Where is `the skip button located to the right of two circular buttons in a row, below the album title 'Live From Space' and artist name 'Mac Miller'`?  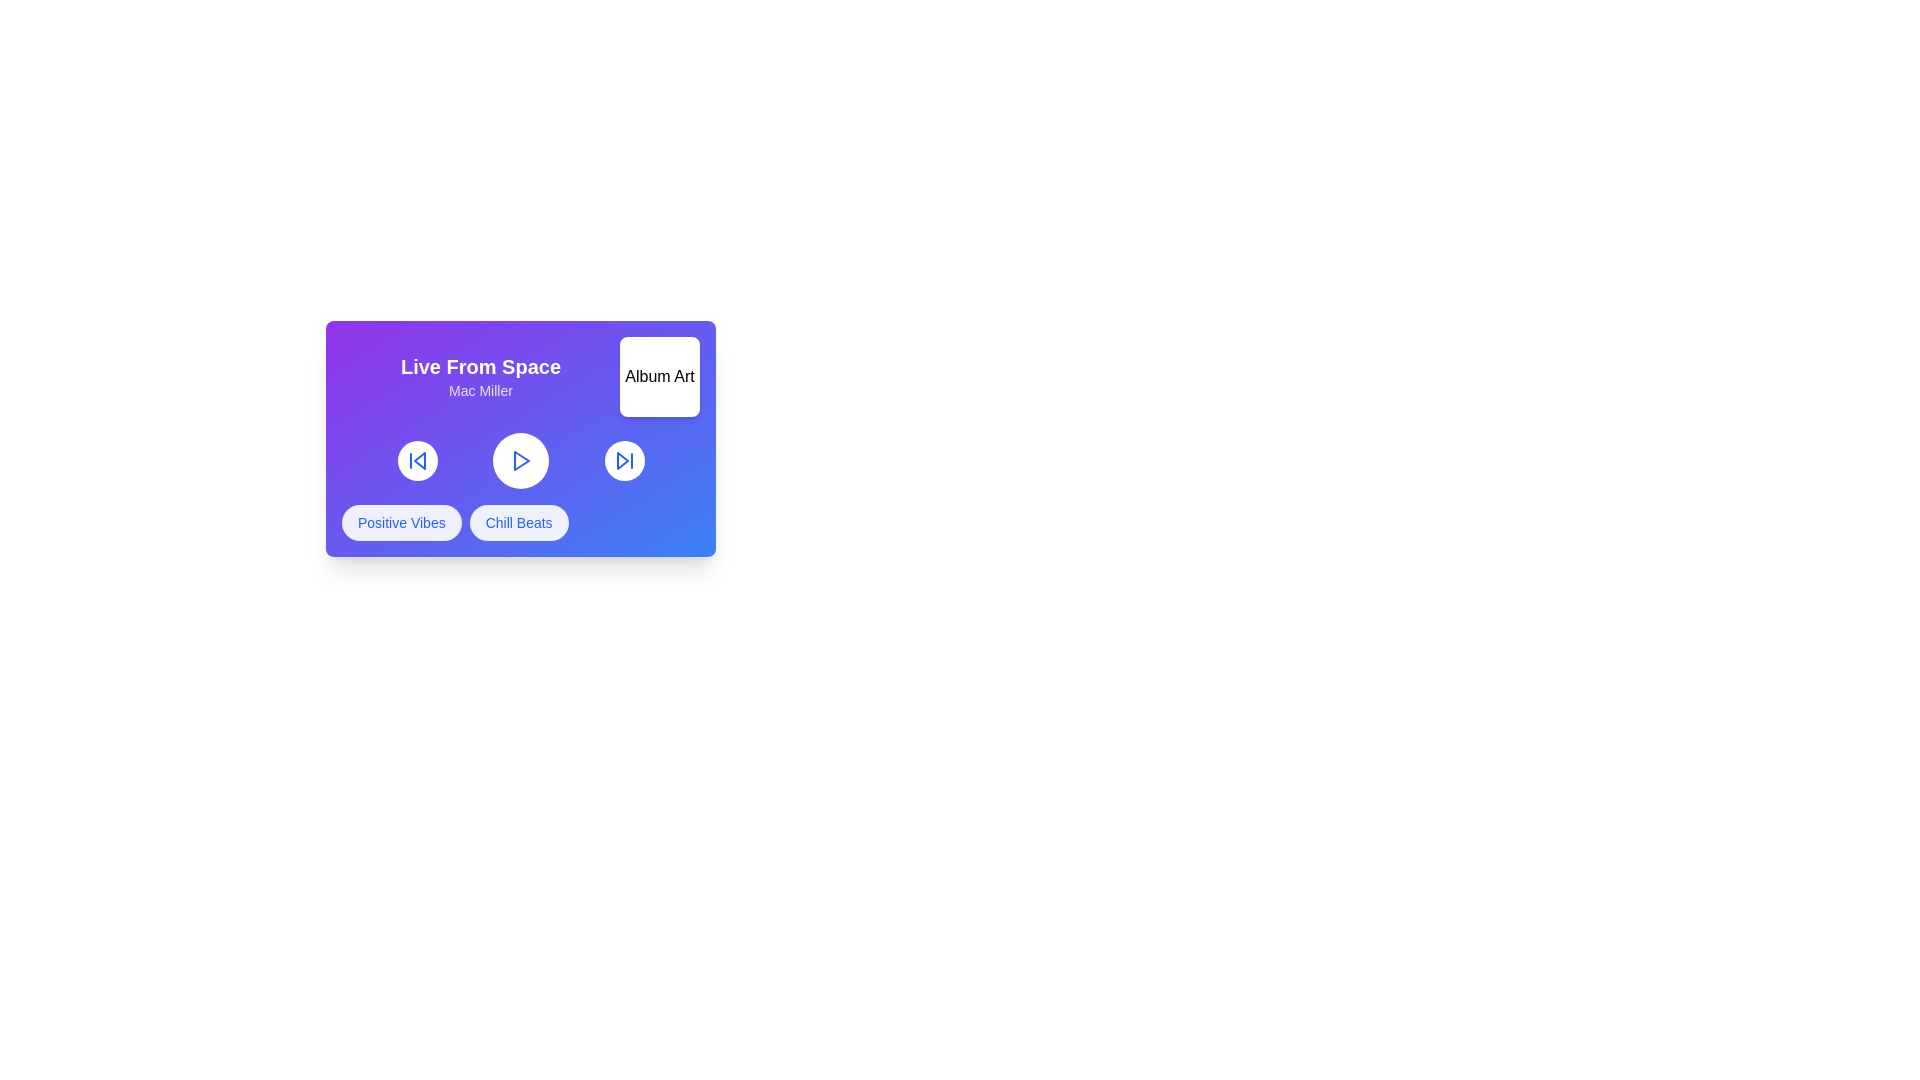
the skip button located to the right of two circular buttons in a row, below the album title 'Live From Space' and artist name 'Mac Miller' is located at coordinates (623, 461).